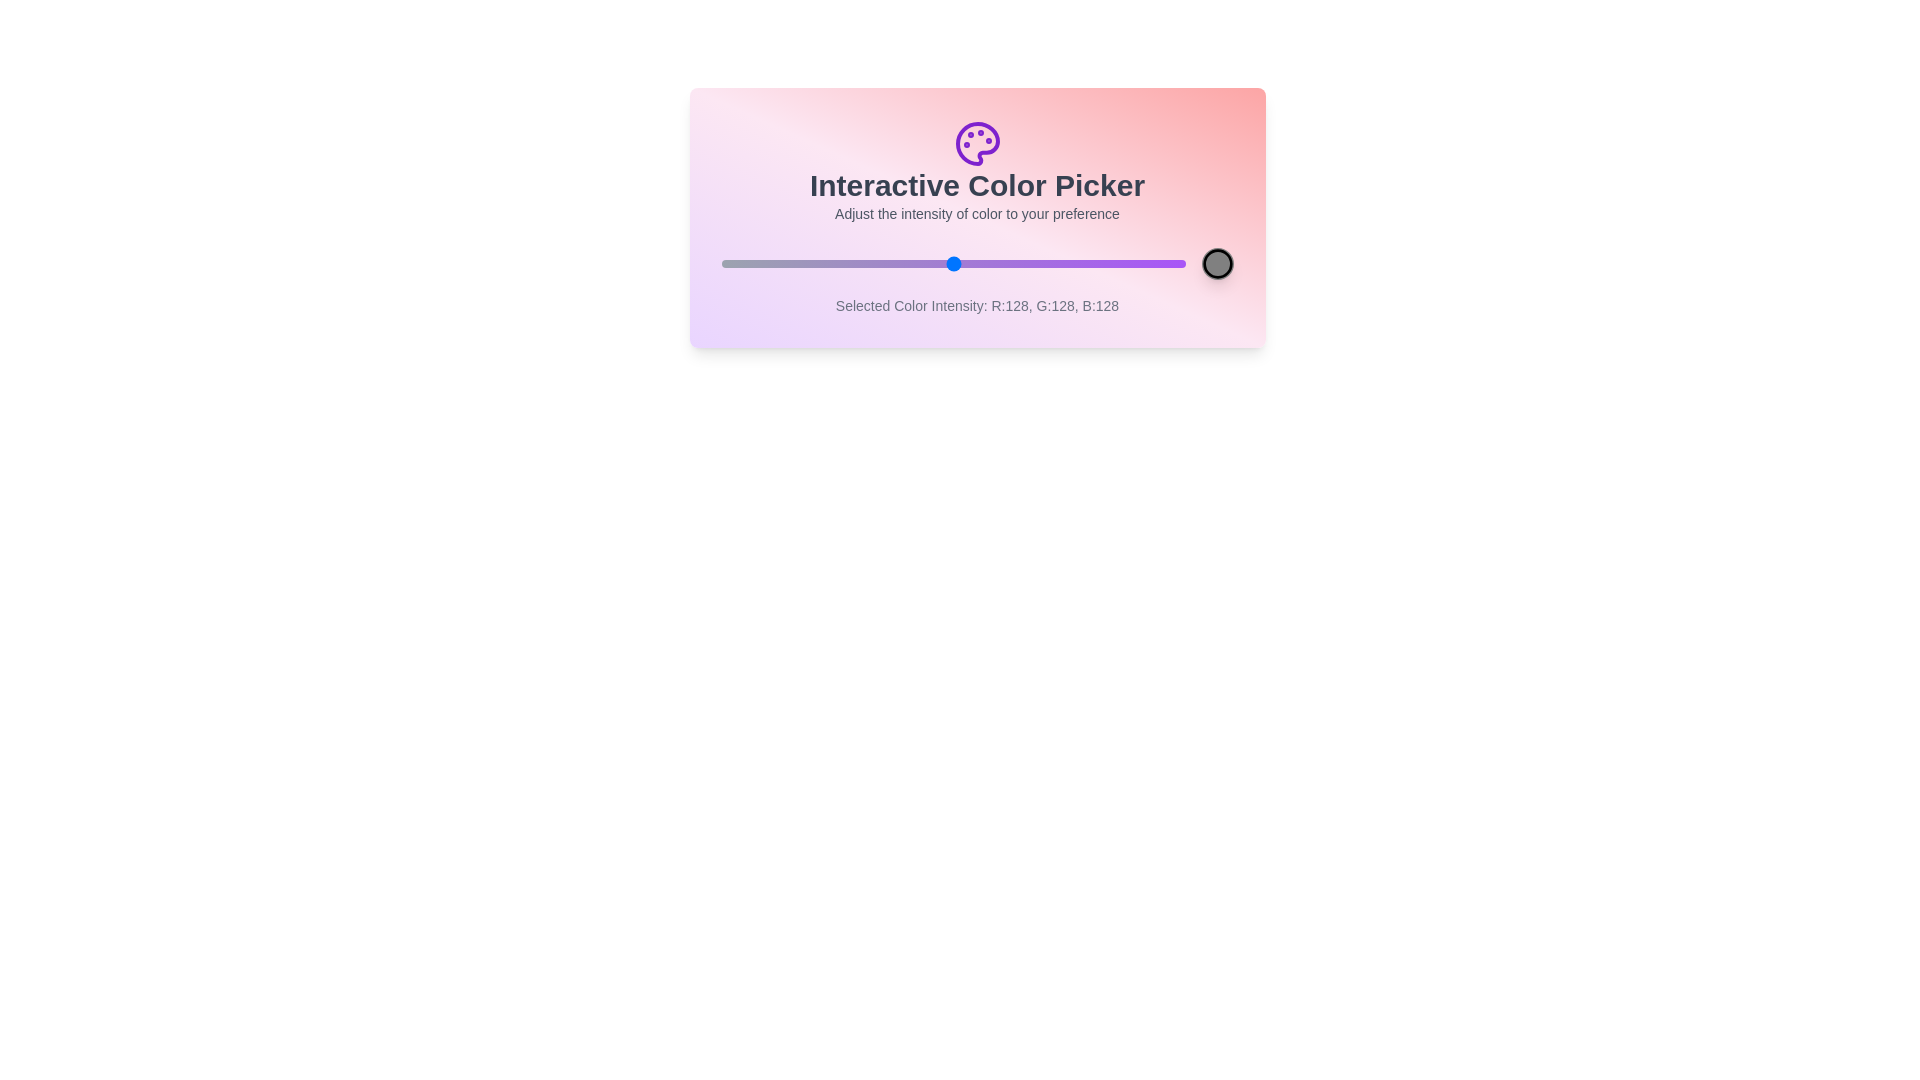  Describe the element at coordinates (771, 262) in the screenshot. I see `the color intensity to 28 by dragging the slider` at that location.